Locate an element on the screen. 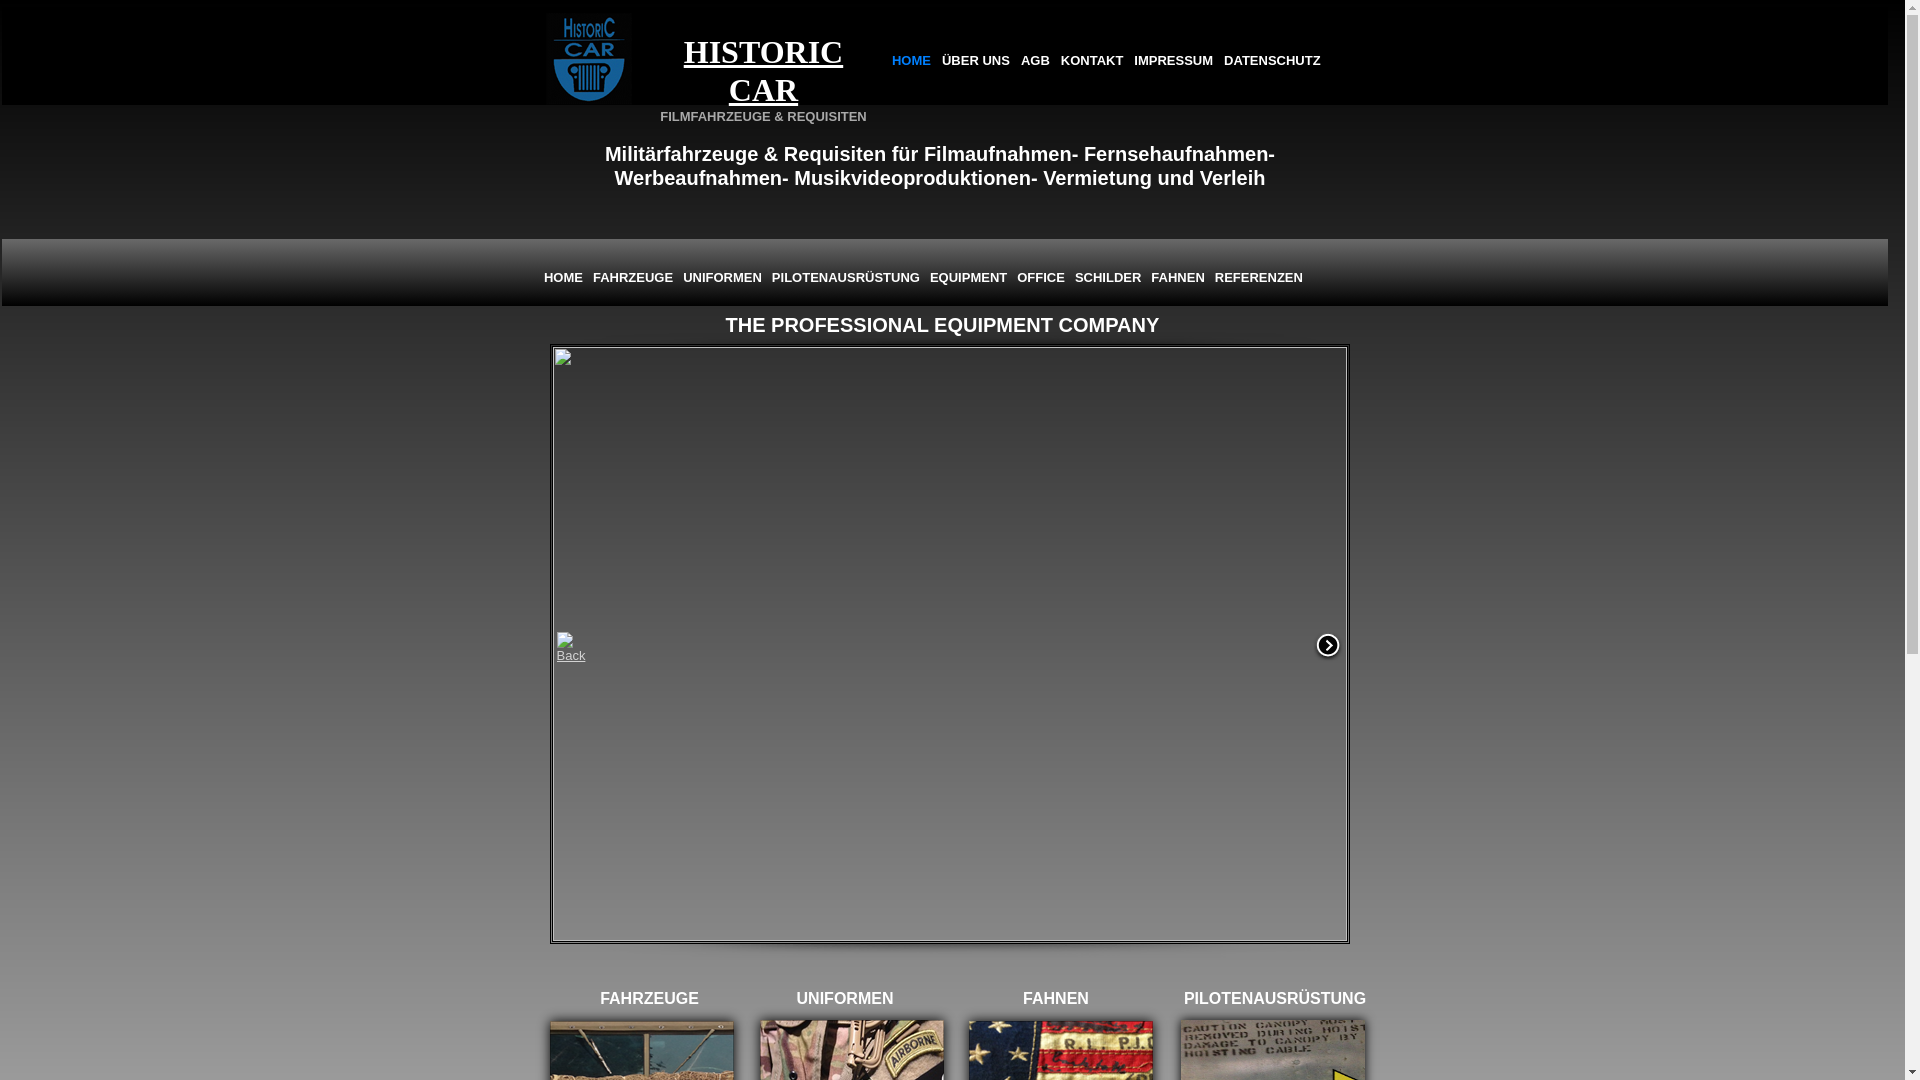 This screenshot has width=1920, height=1080. 'EQUIPMENT' is located at coordinates (924, 277).